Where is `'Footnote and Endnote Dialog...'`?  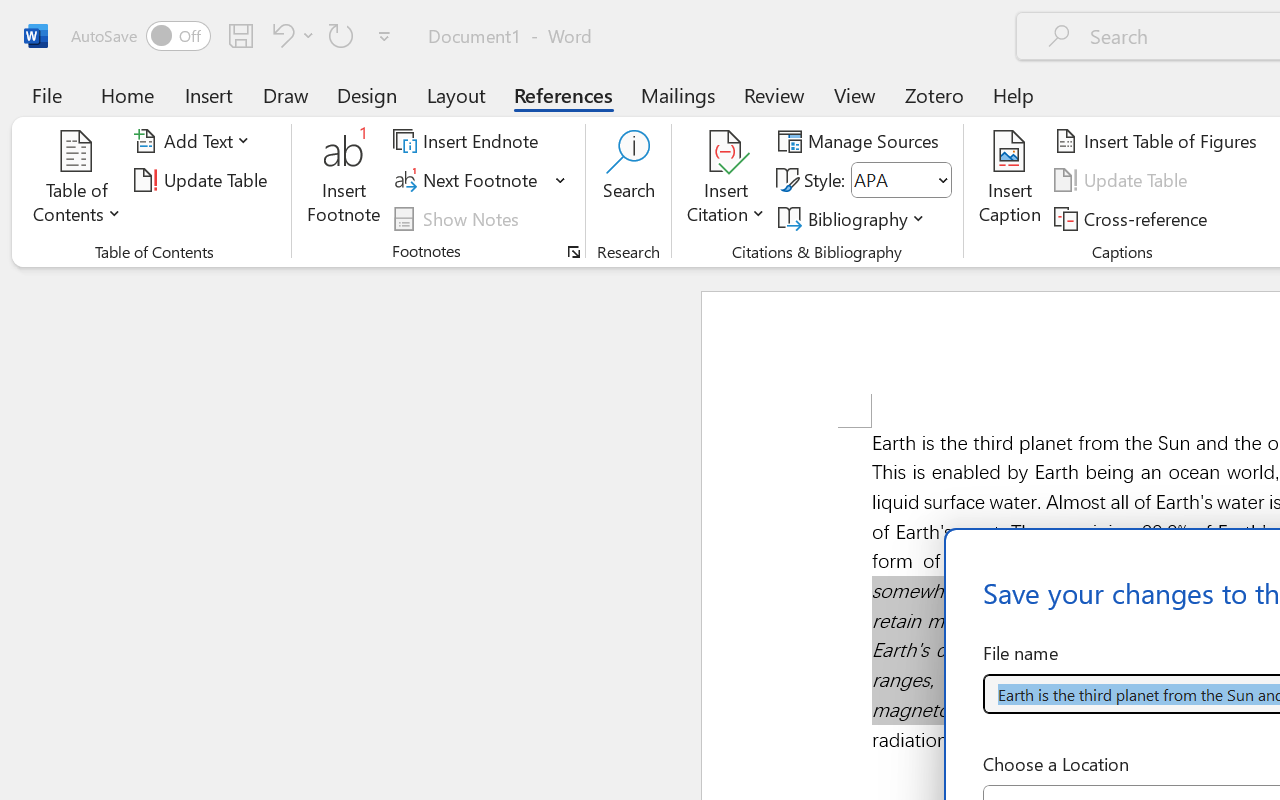 'Footnote and Endnote Dialog...' is located at coordinates (573, 251).